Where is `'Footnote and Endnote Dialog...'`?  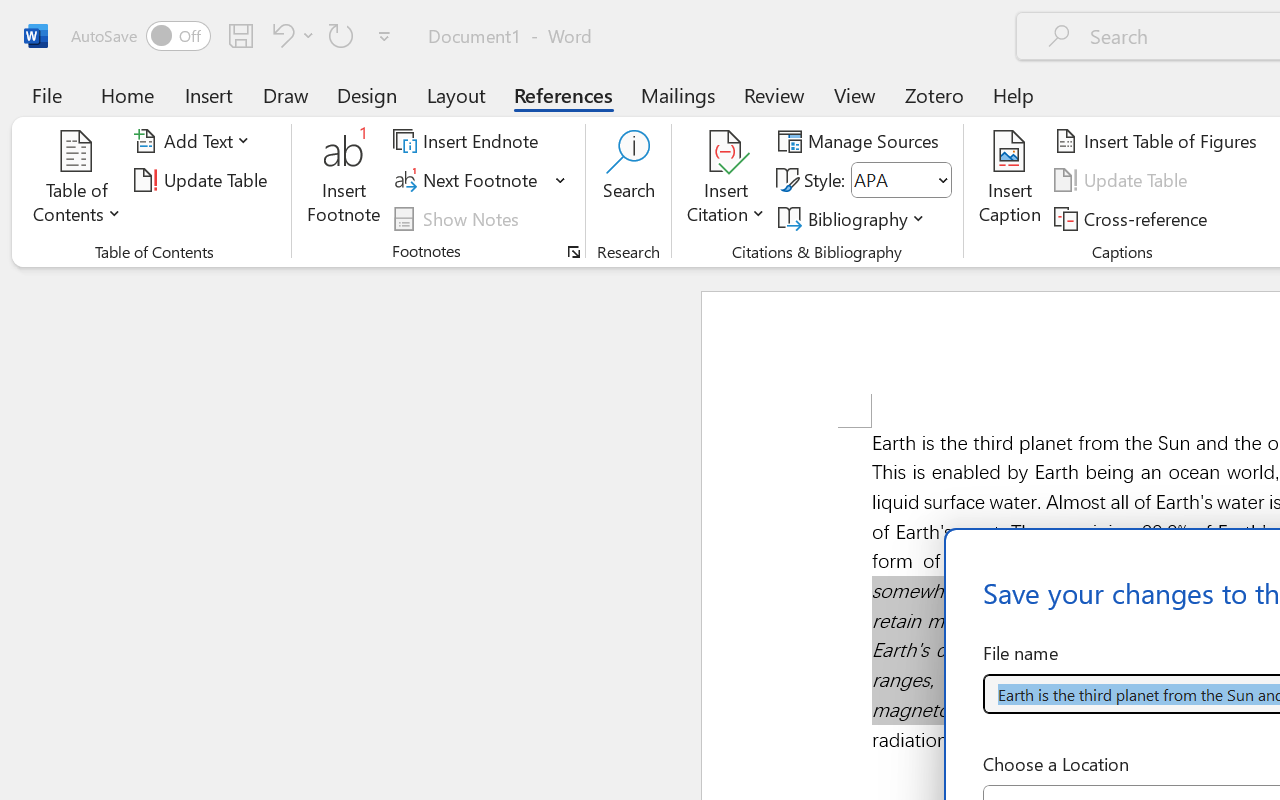 'Footnote and Endnote Dialog...' is located at coordinates (573, 251).